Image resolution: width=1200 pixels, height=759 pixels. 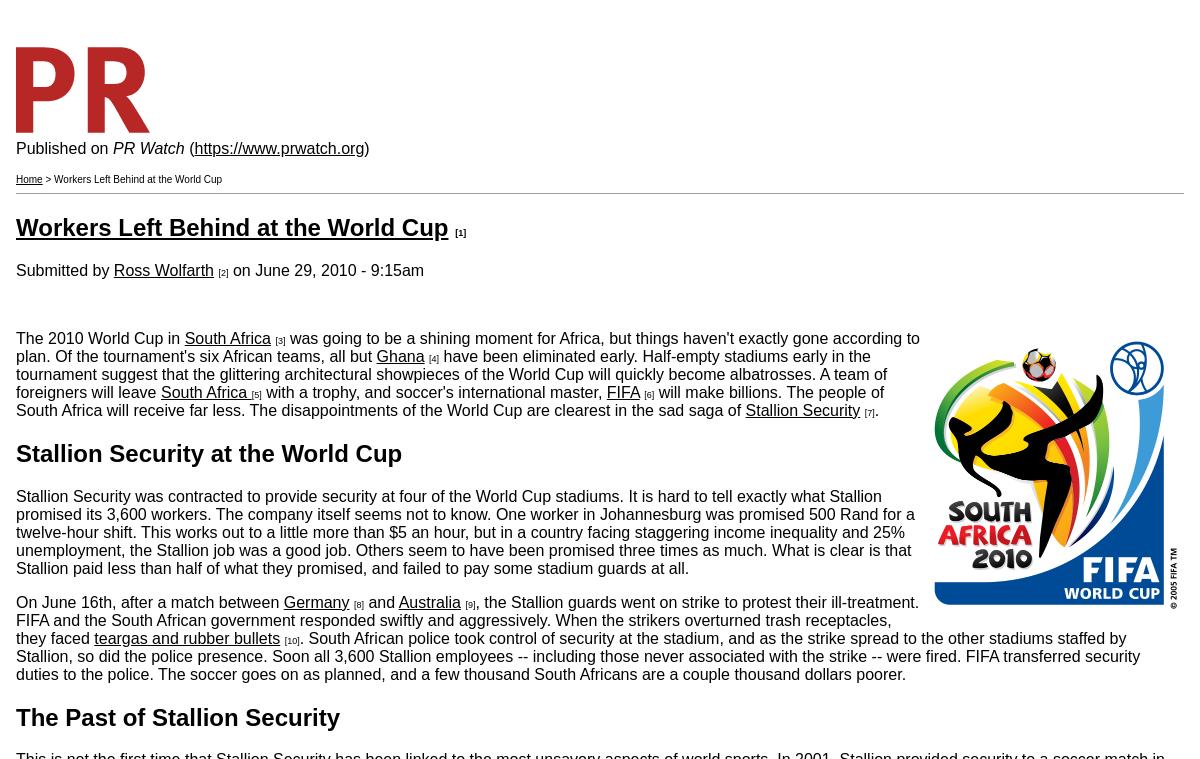 I want to click on '.', so click(x=875, y=409).